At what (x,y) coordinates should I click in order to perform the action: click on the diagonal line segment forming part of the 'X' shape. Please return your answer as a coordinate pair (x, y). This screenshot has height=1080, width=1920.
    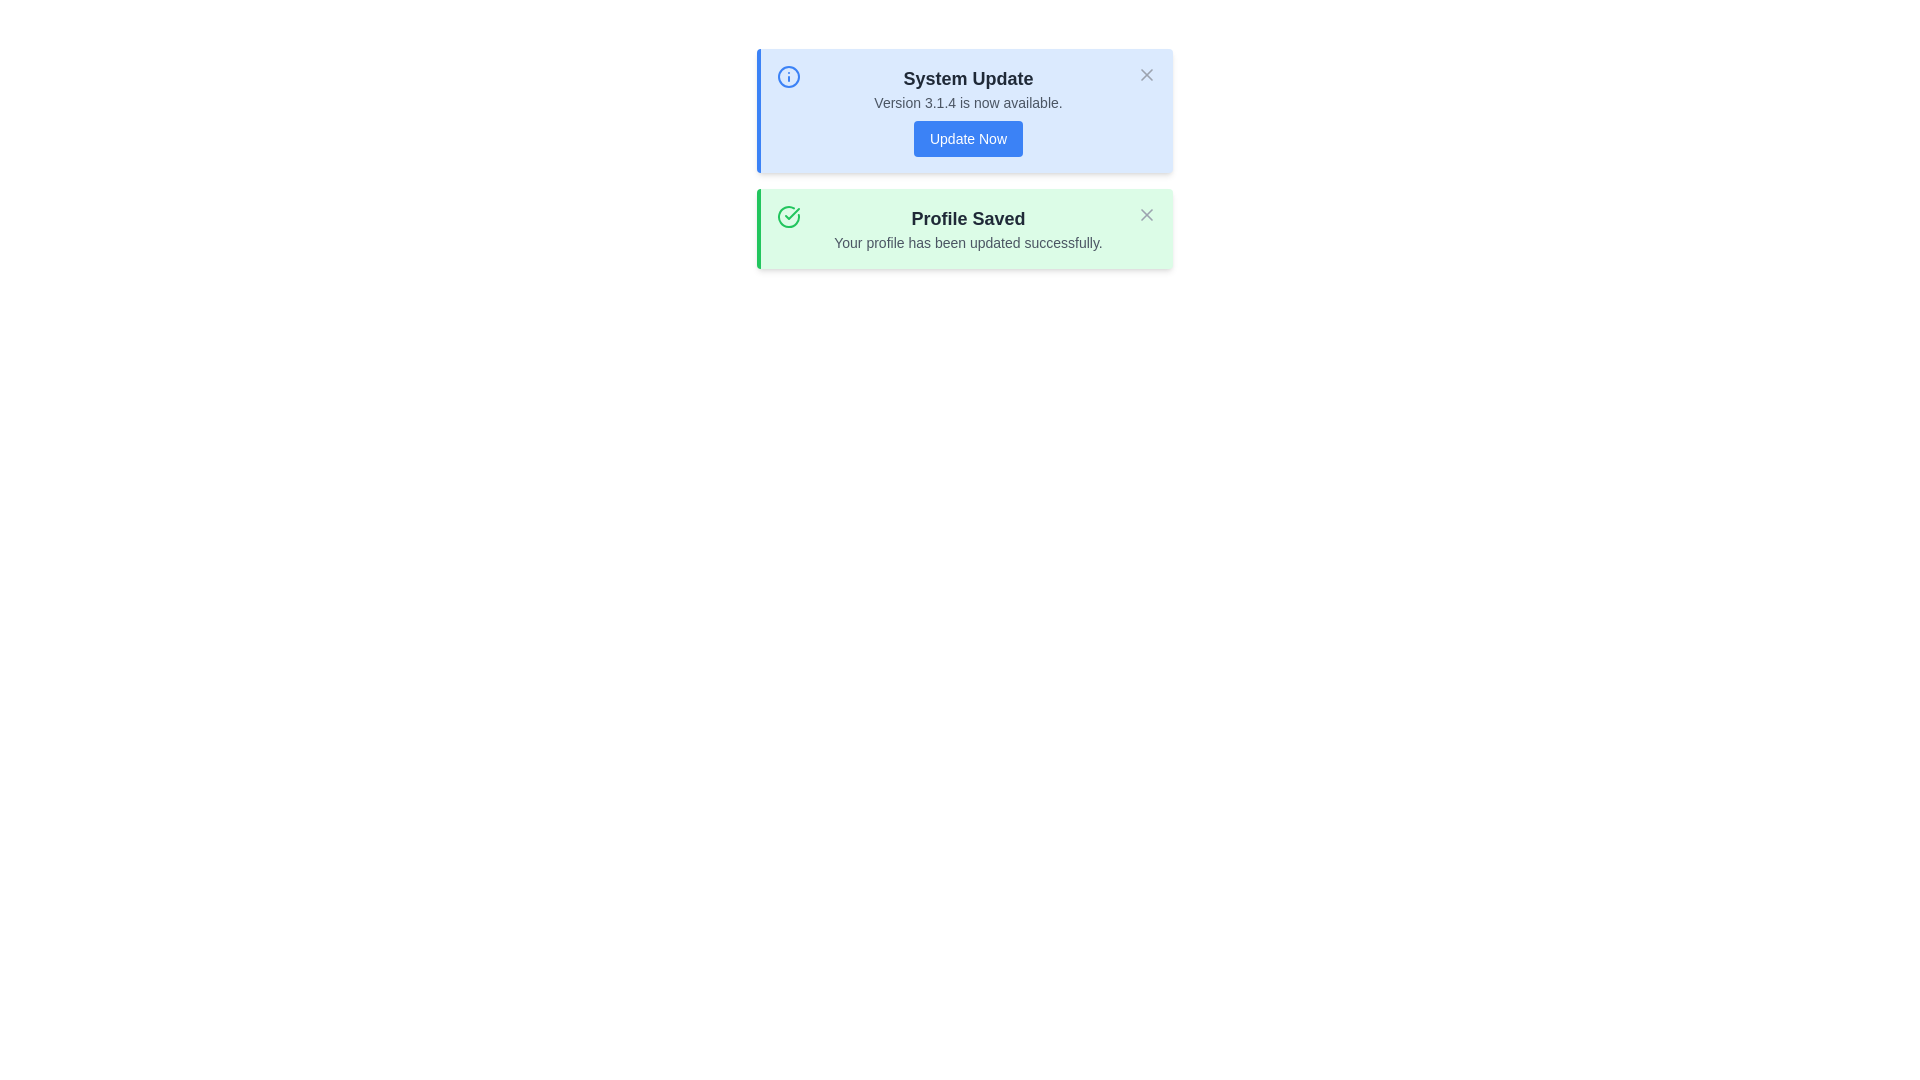
    Looking at the image, I should click on (1146, 73).